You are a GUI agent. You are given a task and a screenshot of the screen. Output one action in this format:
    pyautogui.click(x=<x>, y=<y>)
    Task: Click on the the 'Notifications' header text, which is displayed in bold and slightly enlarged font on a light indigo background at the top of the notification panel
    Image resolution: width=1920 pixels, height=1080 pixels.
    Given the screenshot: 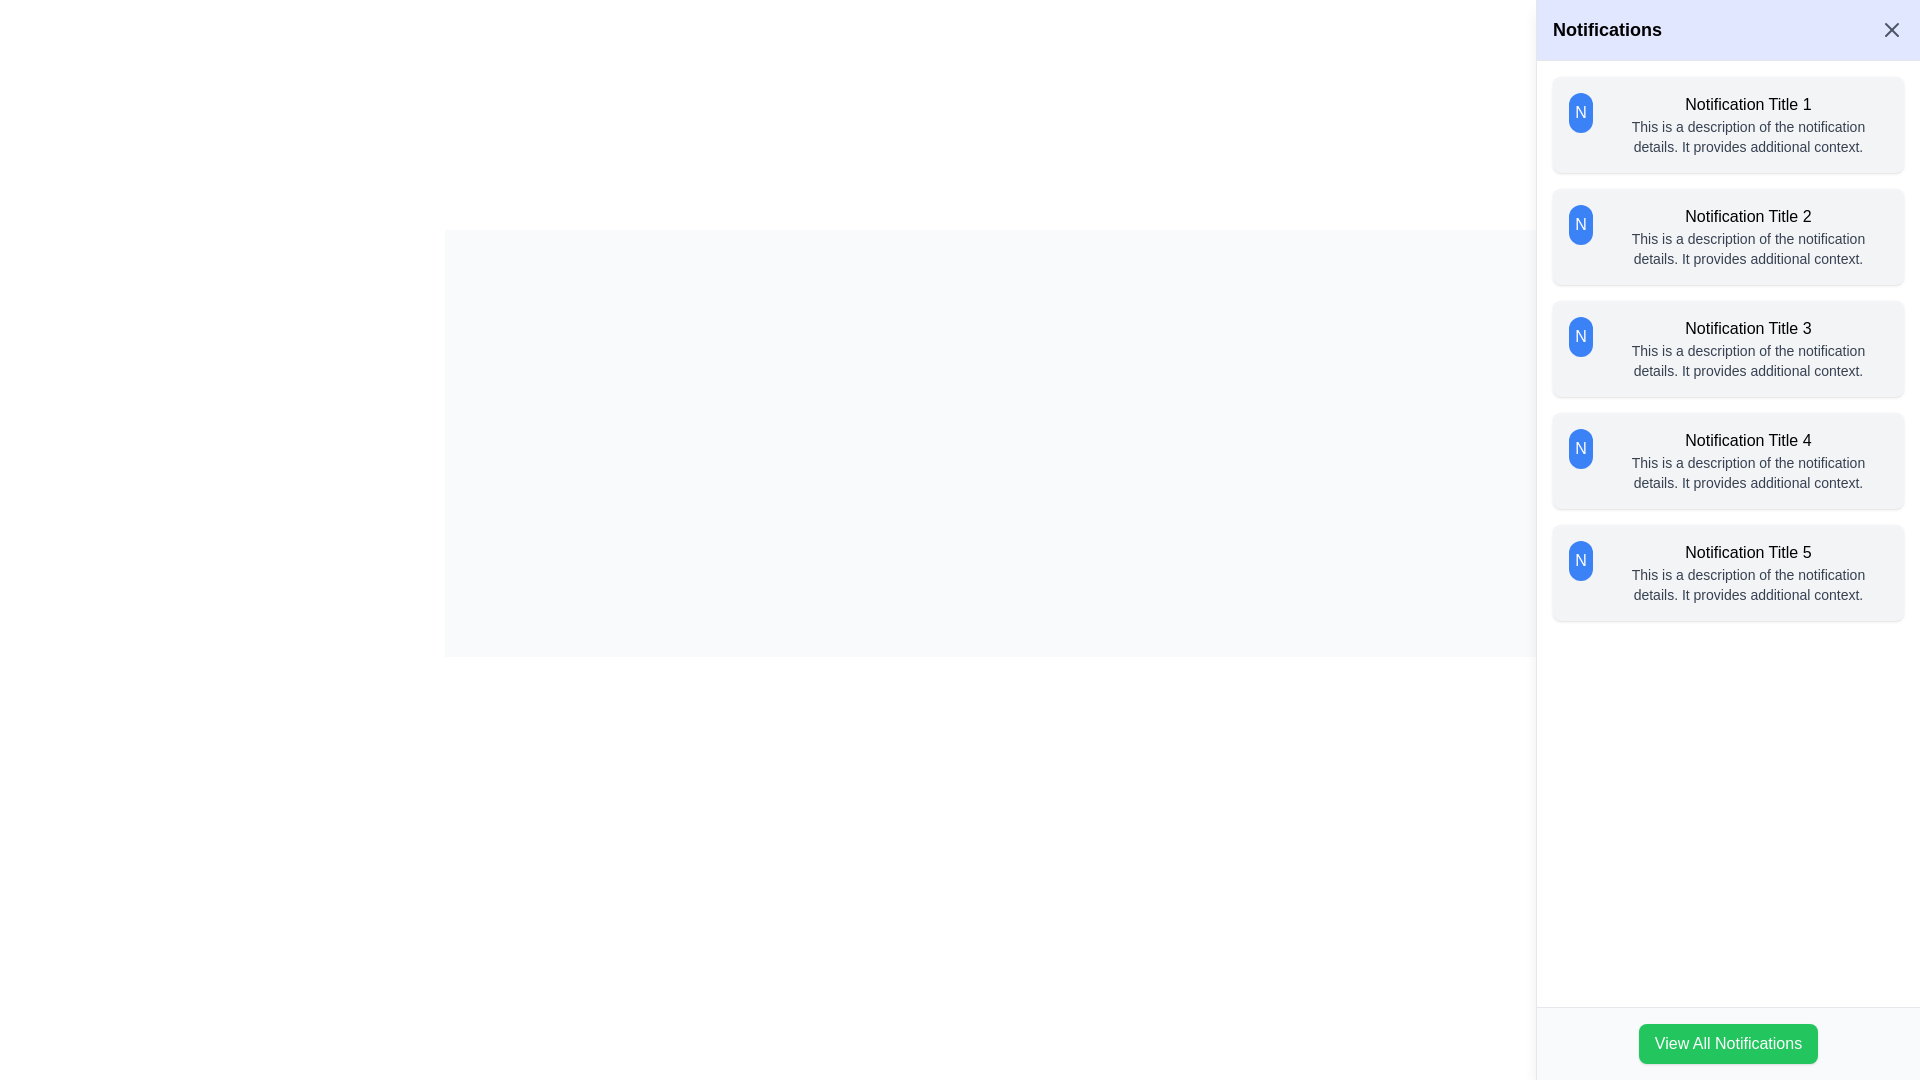 What is the action you would take?
    pyautogui.click(x=1607, y=30)
    